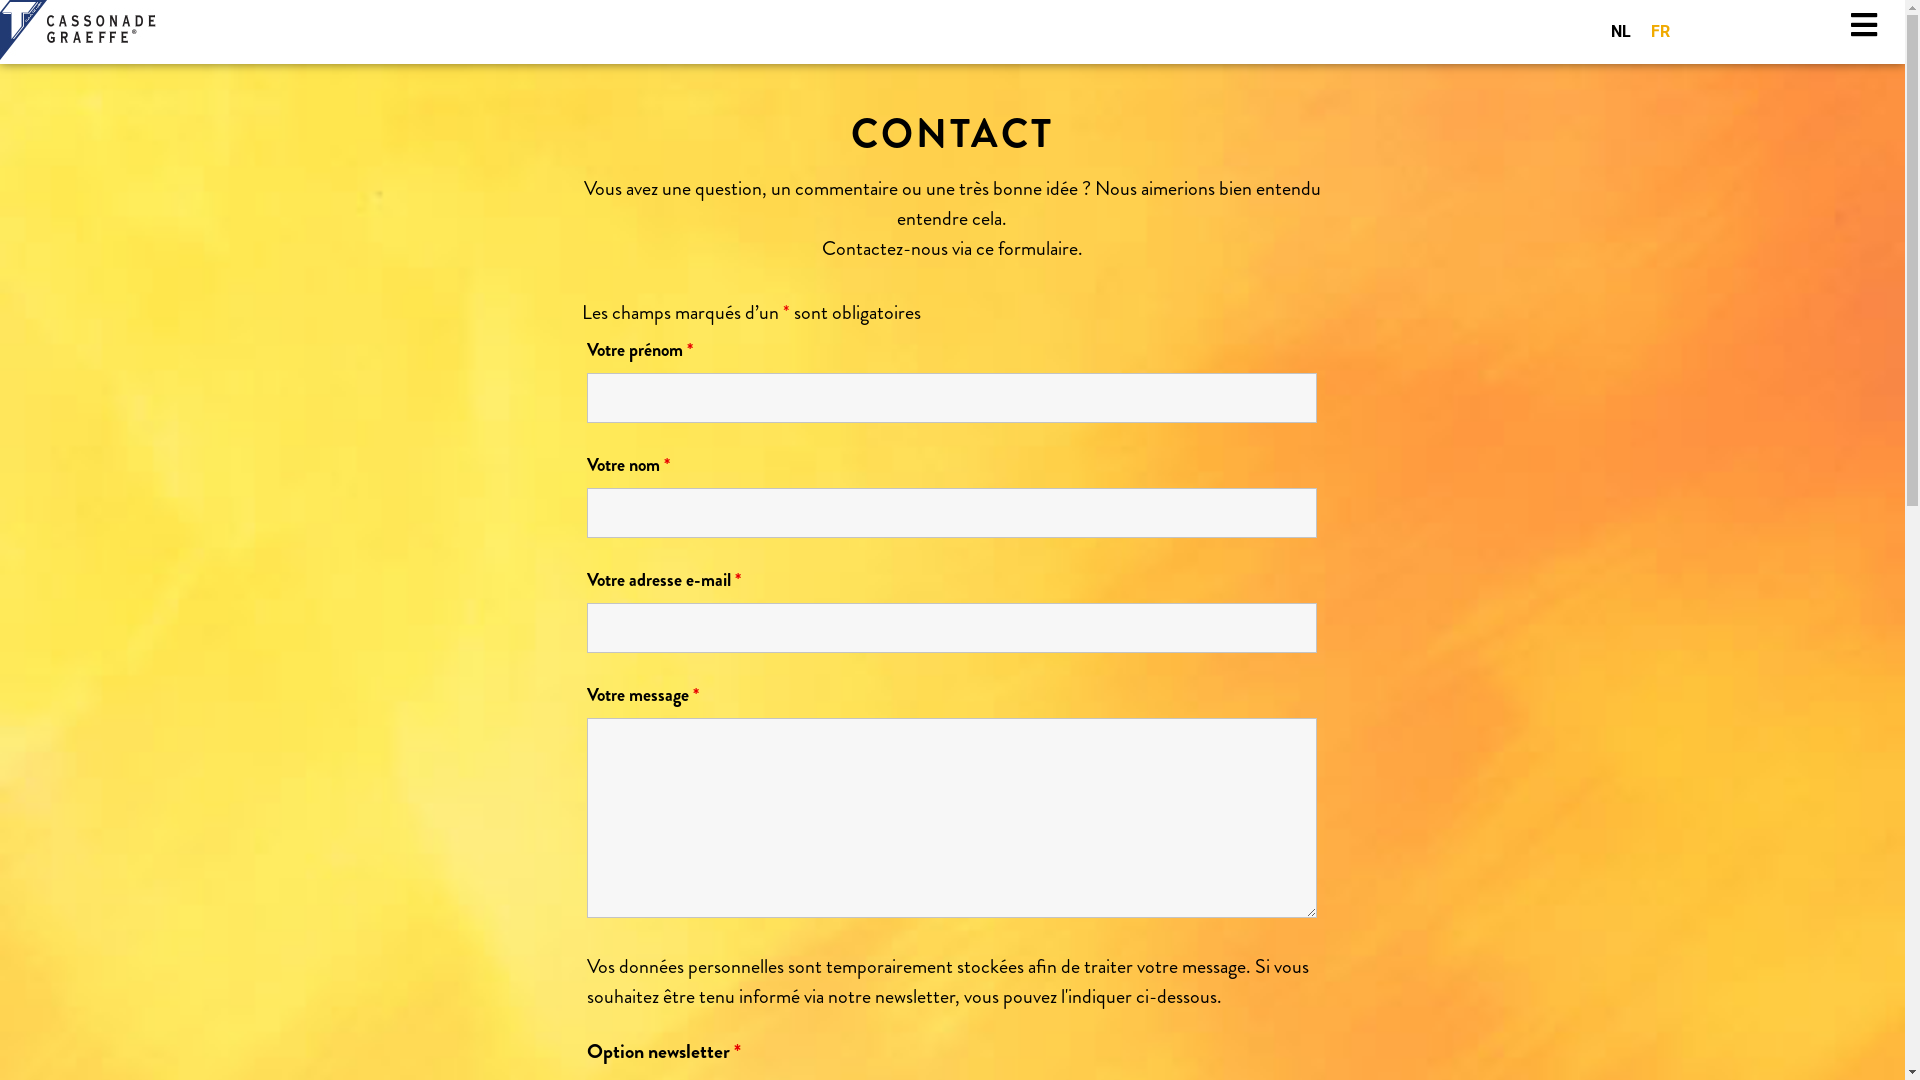 Image resolution: width=1920 pixels, height=1080 pixels. What do you see at coordinates (1660, 31) in the screenshot?
I see `'FR'` at bounding box center [1660, 31].